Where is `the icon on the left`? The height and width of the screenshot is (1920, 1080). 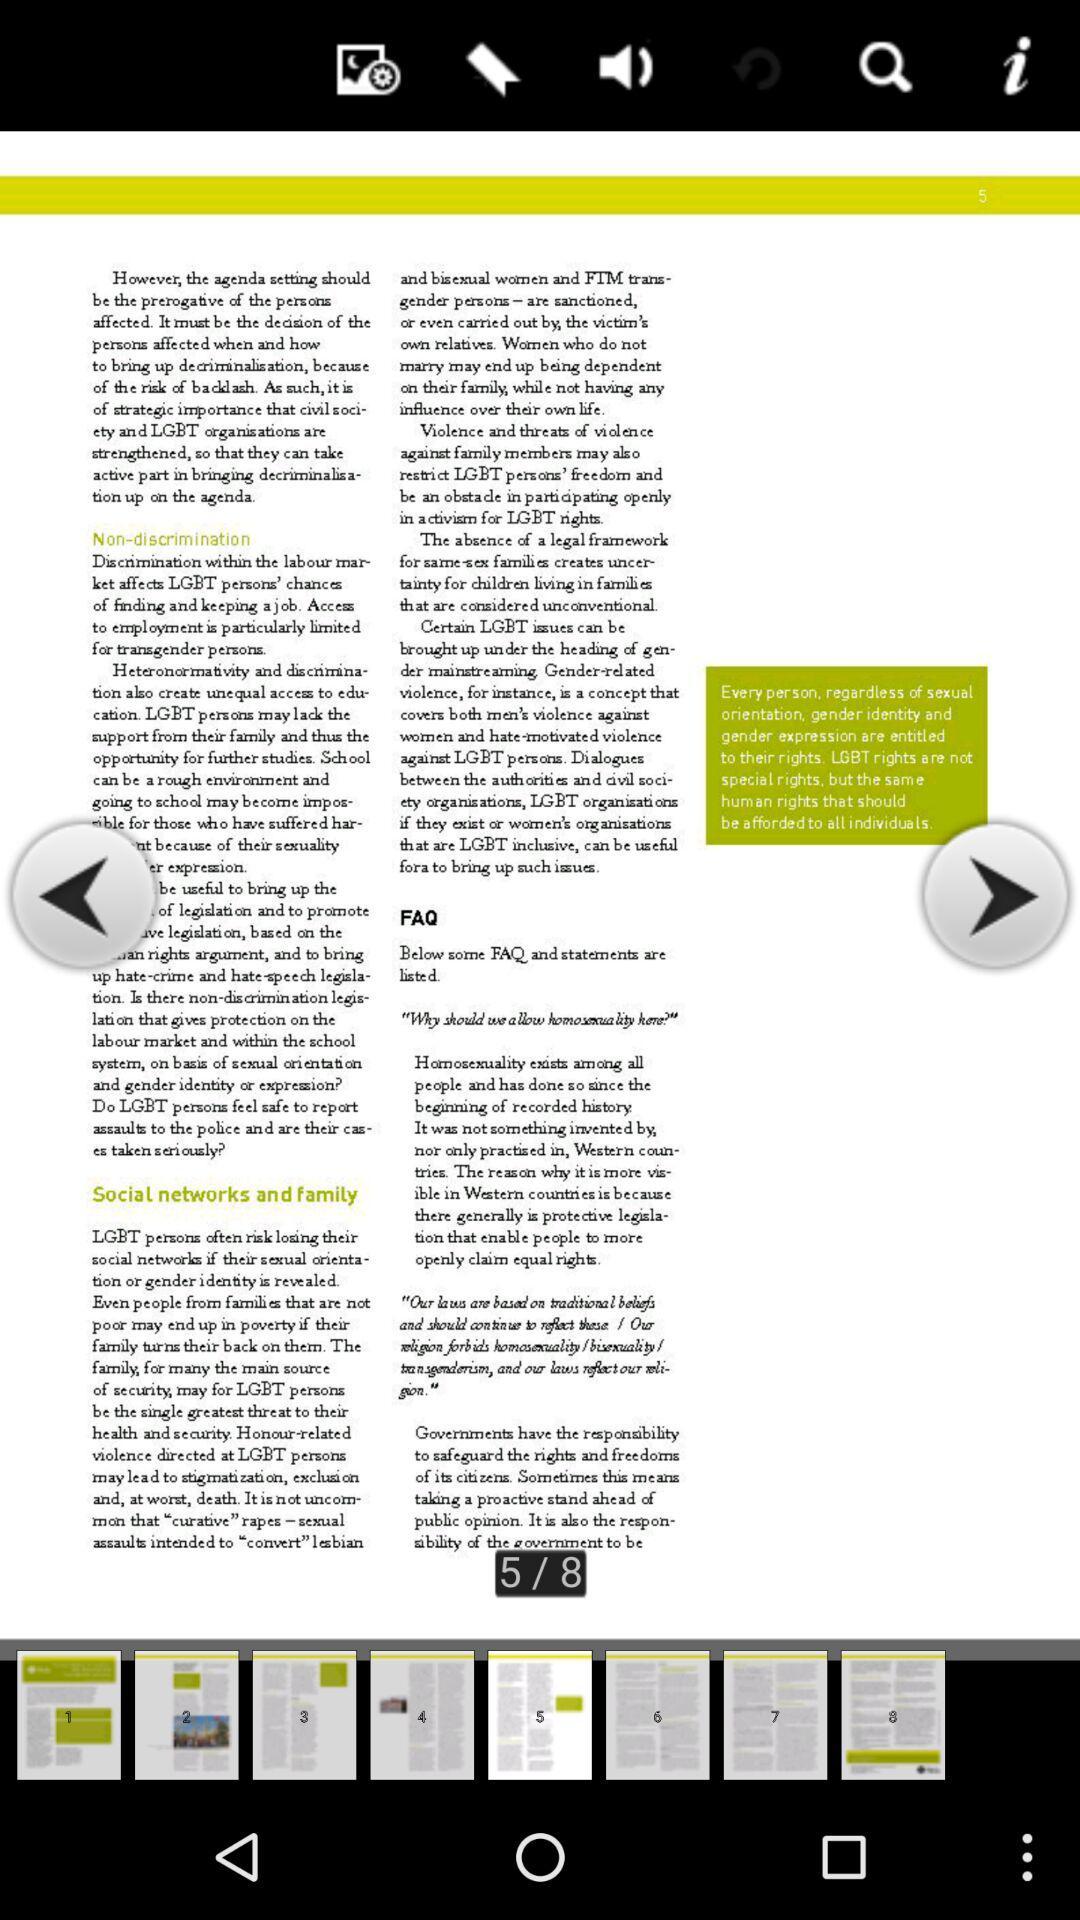
the icon on the left is located at coordinates (83, 895).